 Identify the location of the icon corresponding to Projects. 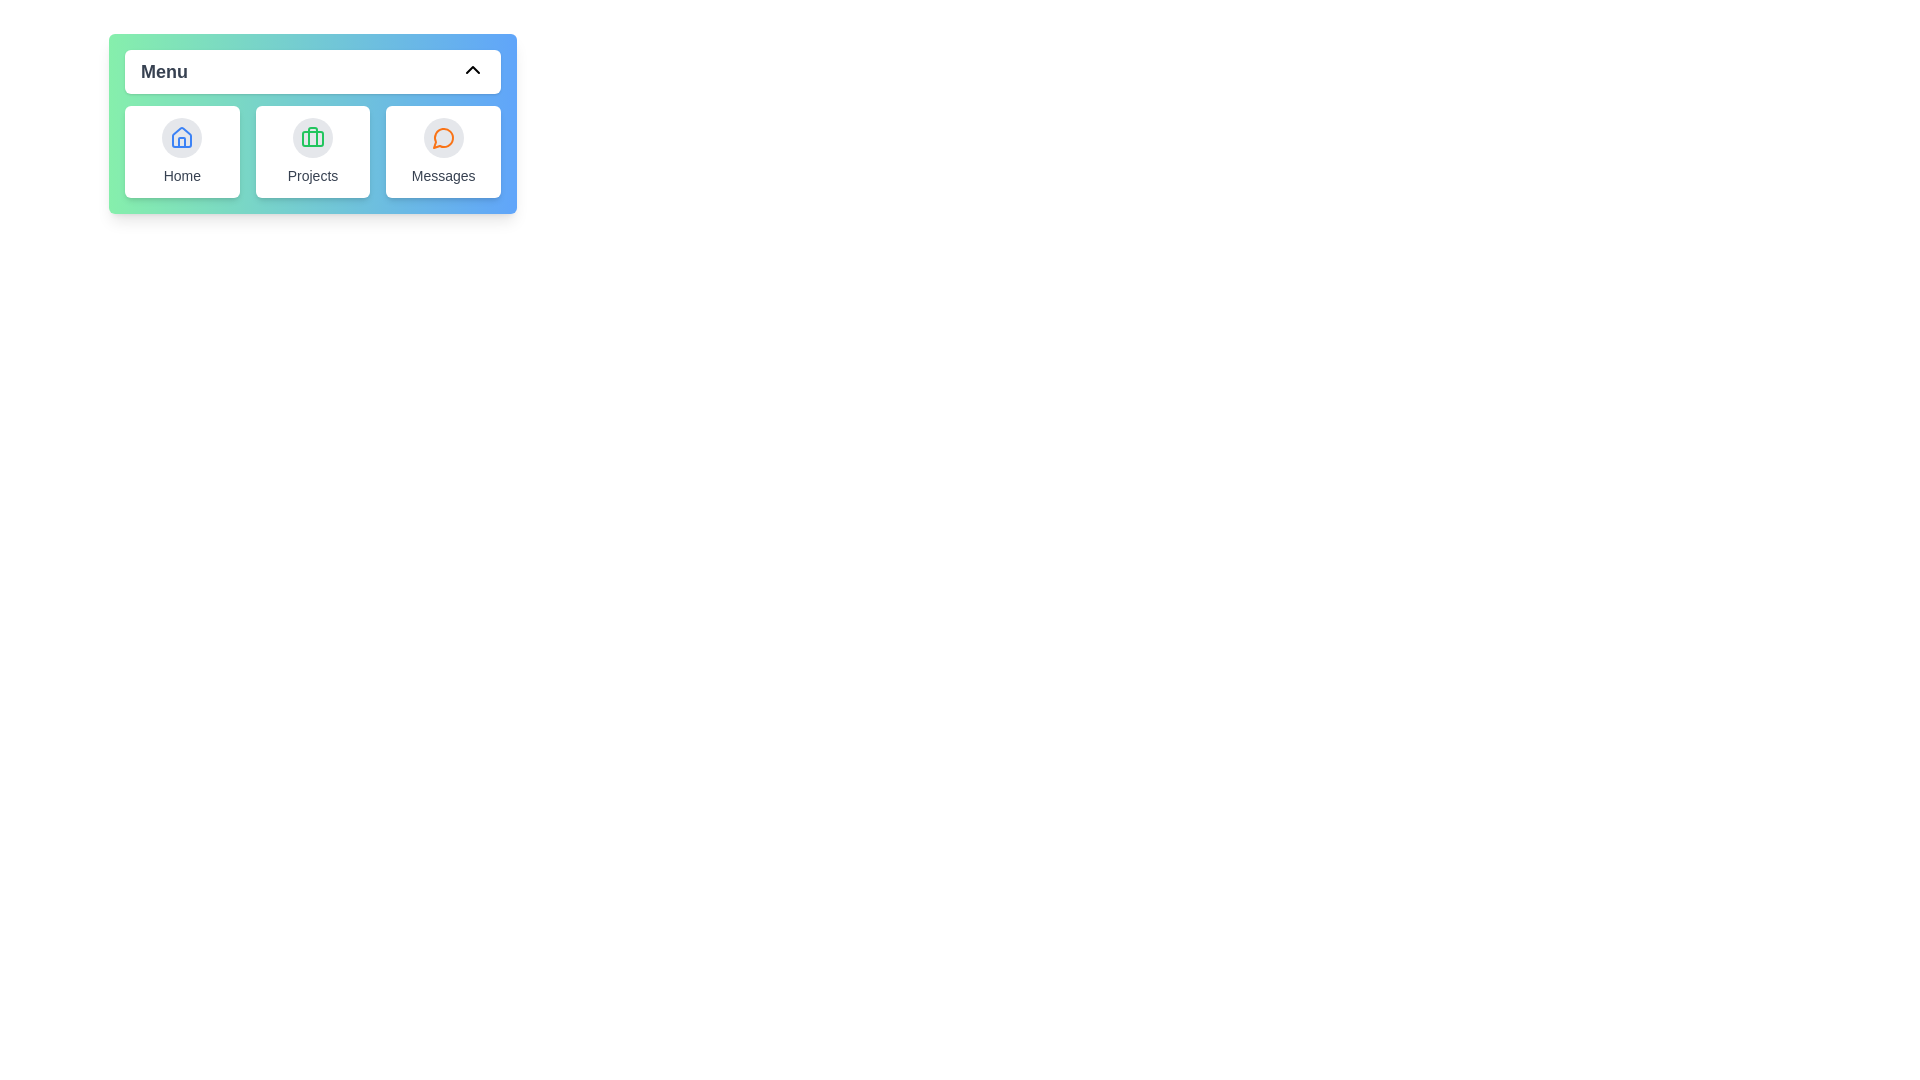
(311, 137).